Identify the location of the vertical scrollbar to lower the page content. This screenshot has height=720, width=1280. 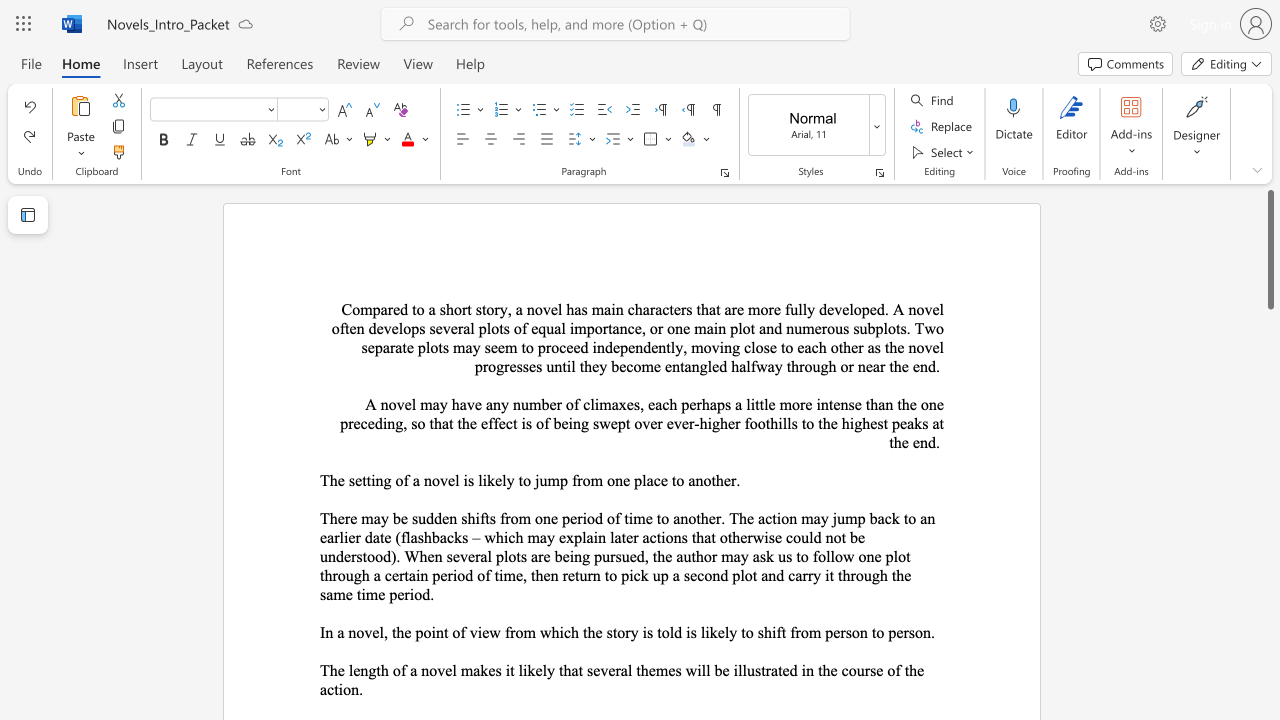
(1269, 670).